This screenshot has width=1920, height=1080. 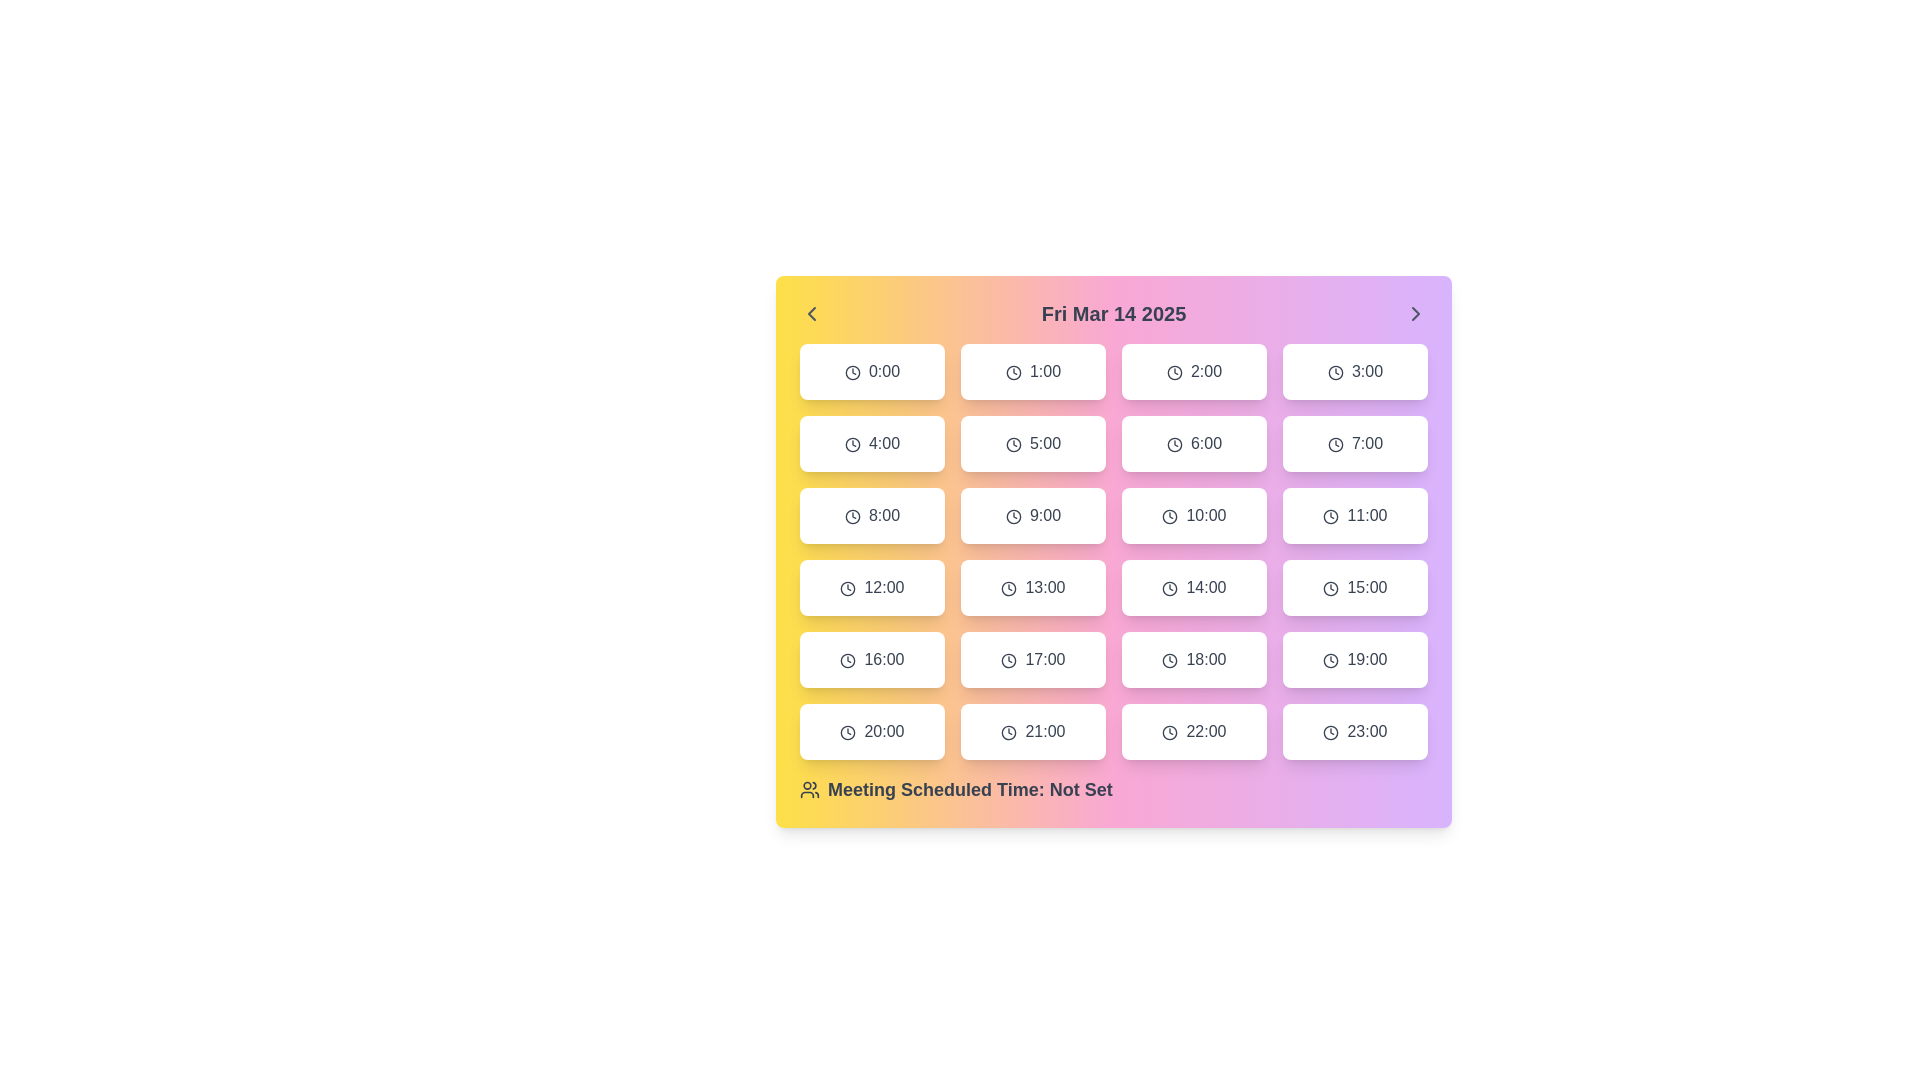 What do you see at coordinates (1355, 442) in the screenshot?
I see `the button labeled '7:00' which has a small clock icon on the left and is located in the second row, fourth column of the grid` at bounding box center [1355, 442].